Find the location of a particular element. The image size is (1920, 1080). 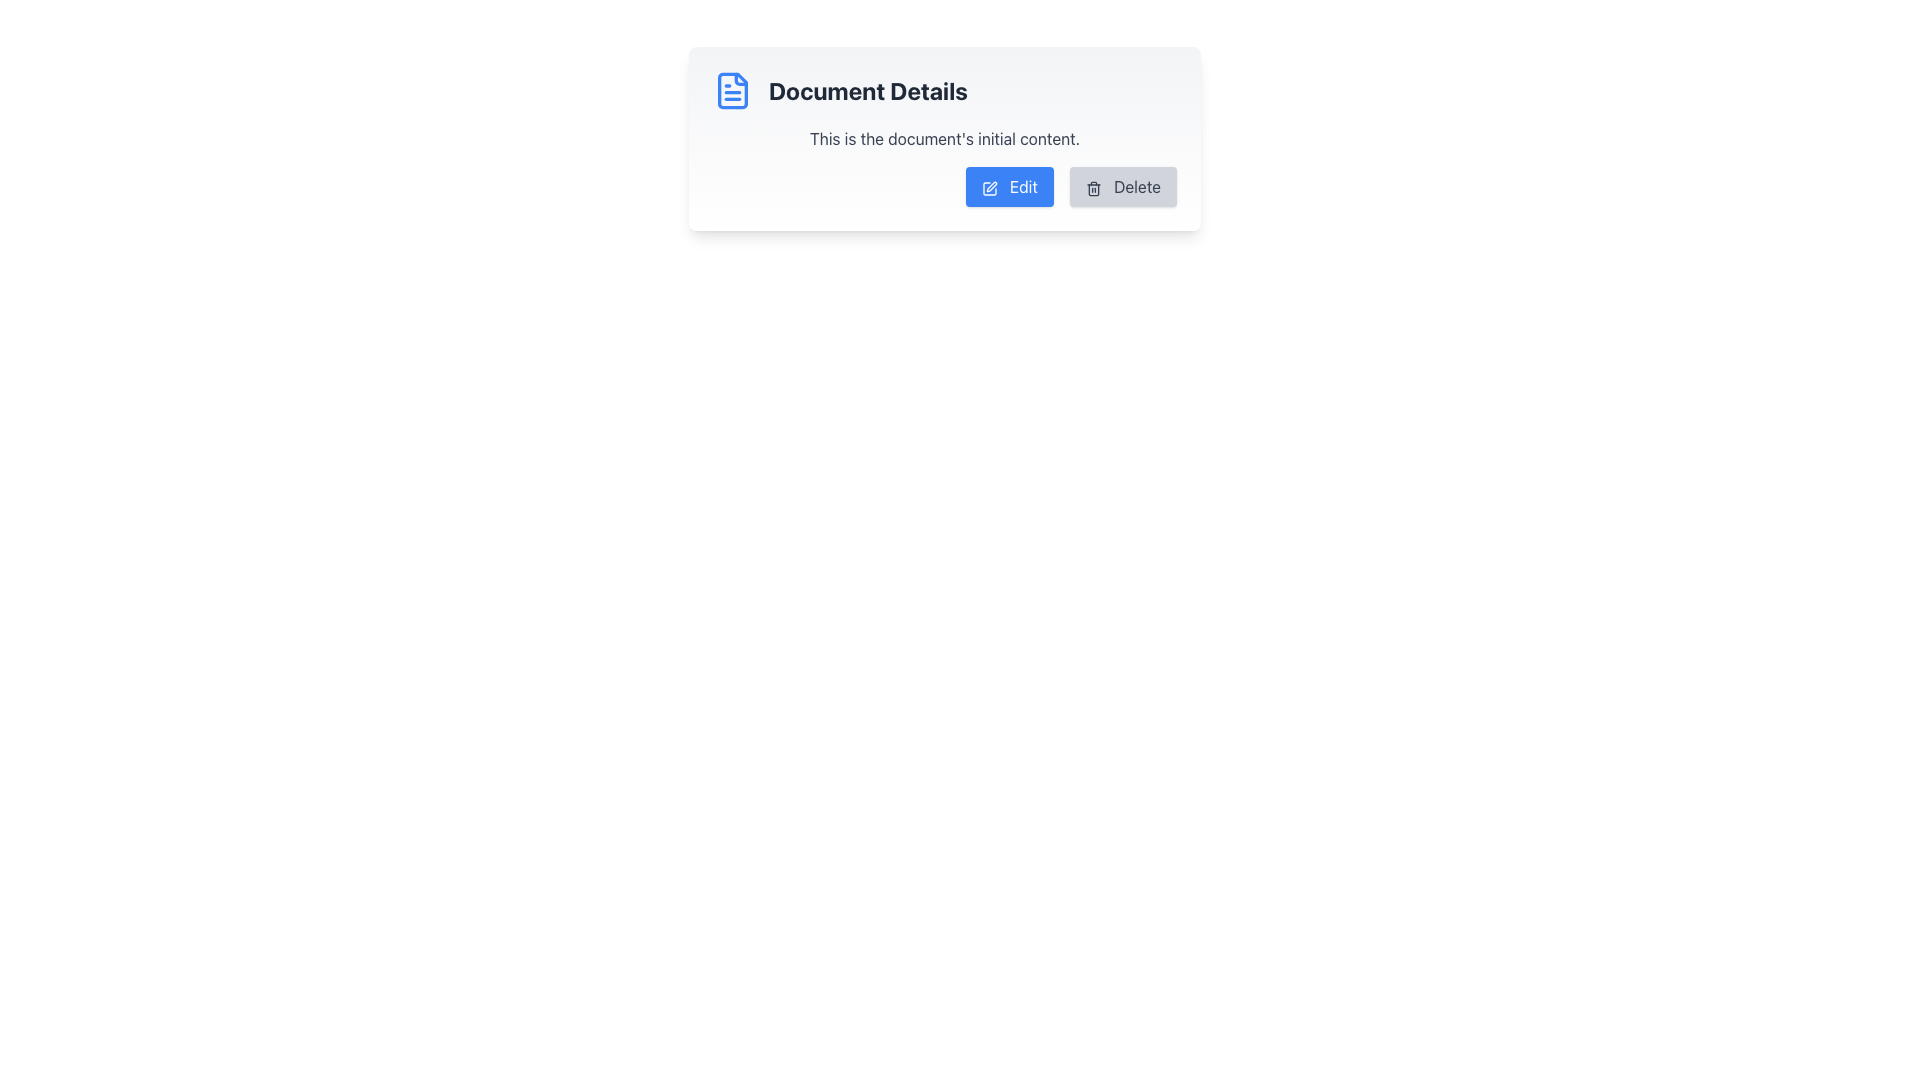

the 'Edit' button in the horizontal group of action buttons located at the bottom-right of the 'Document Details' content card is located at coordinates (944, 186).